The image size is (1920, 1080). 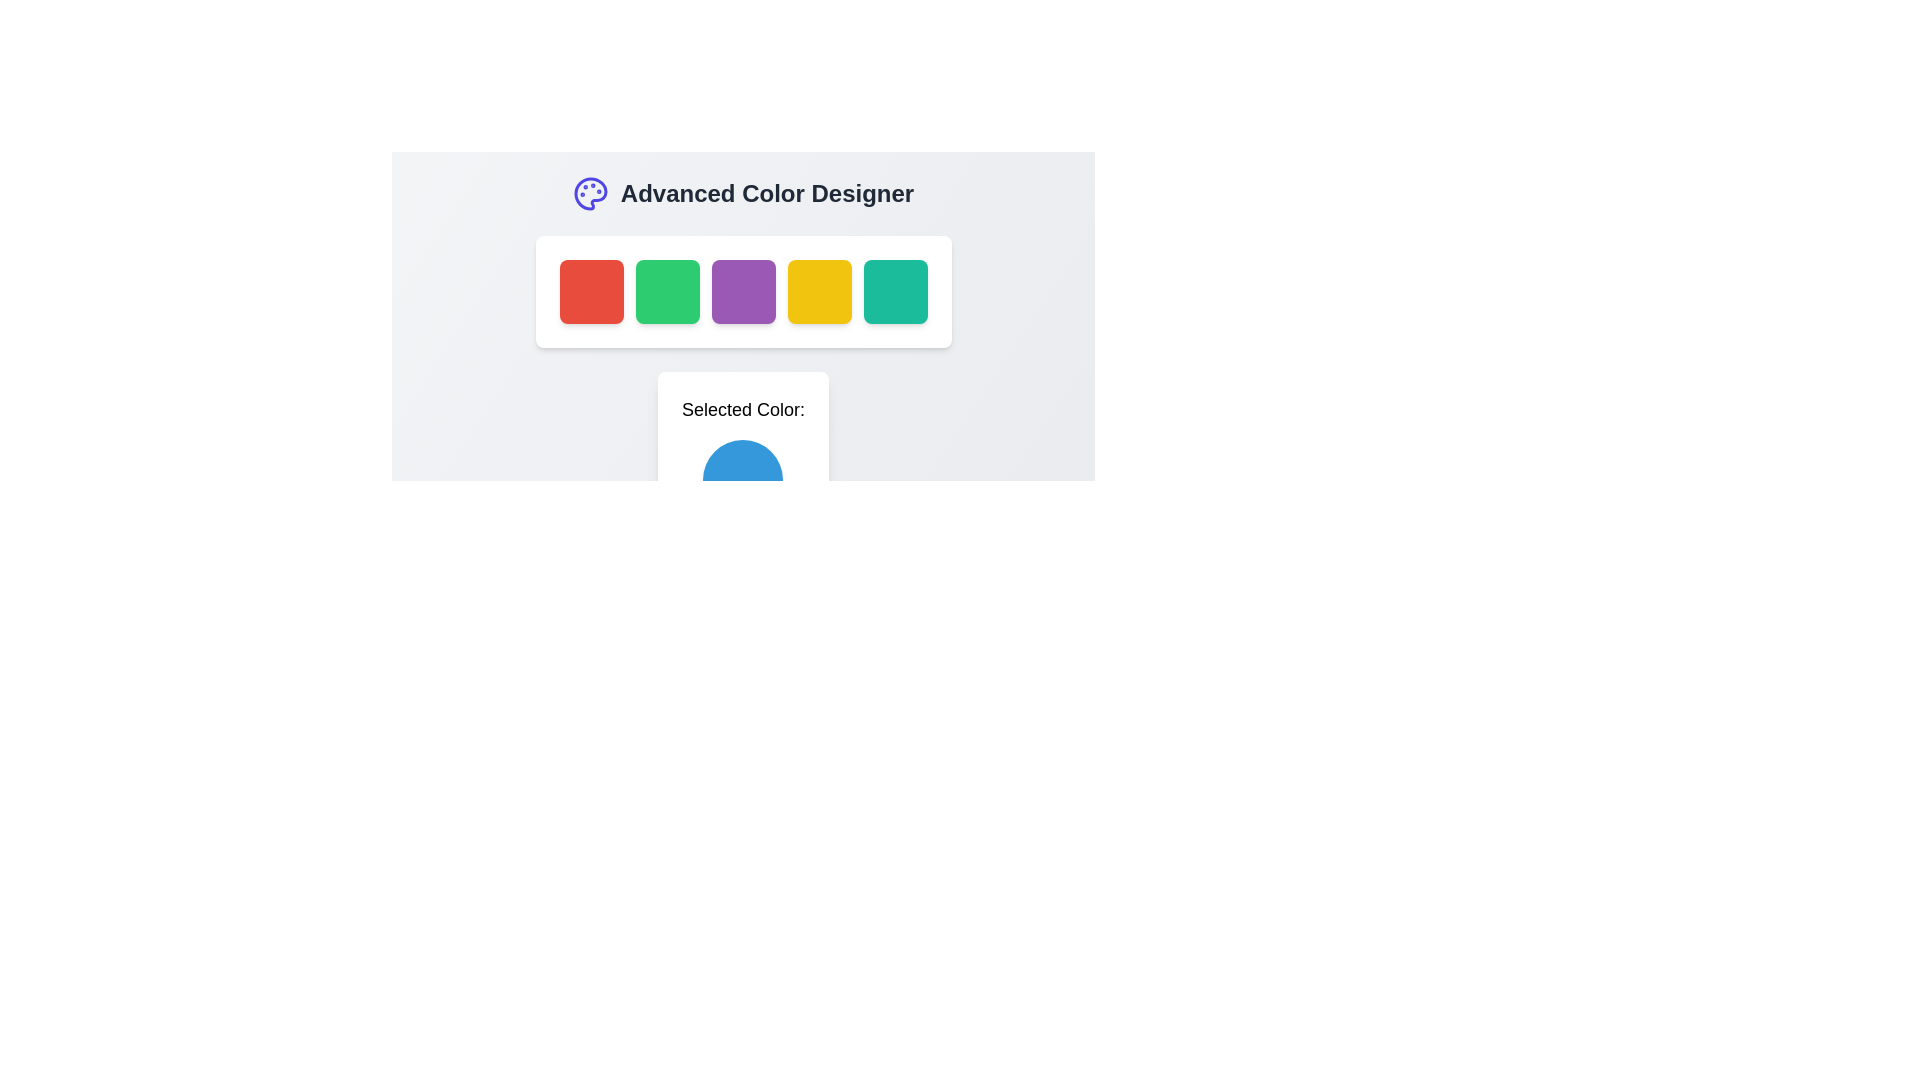 What do you see at coordinates (742, 442) in the screenshot?
I see `the circular color indicator displaying the currently selected color` at bounding box center [742, 442].